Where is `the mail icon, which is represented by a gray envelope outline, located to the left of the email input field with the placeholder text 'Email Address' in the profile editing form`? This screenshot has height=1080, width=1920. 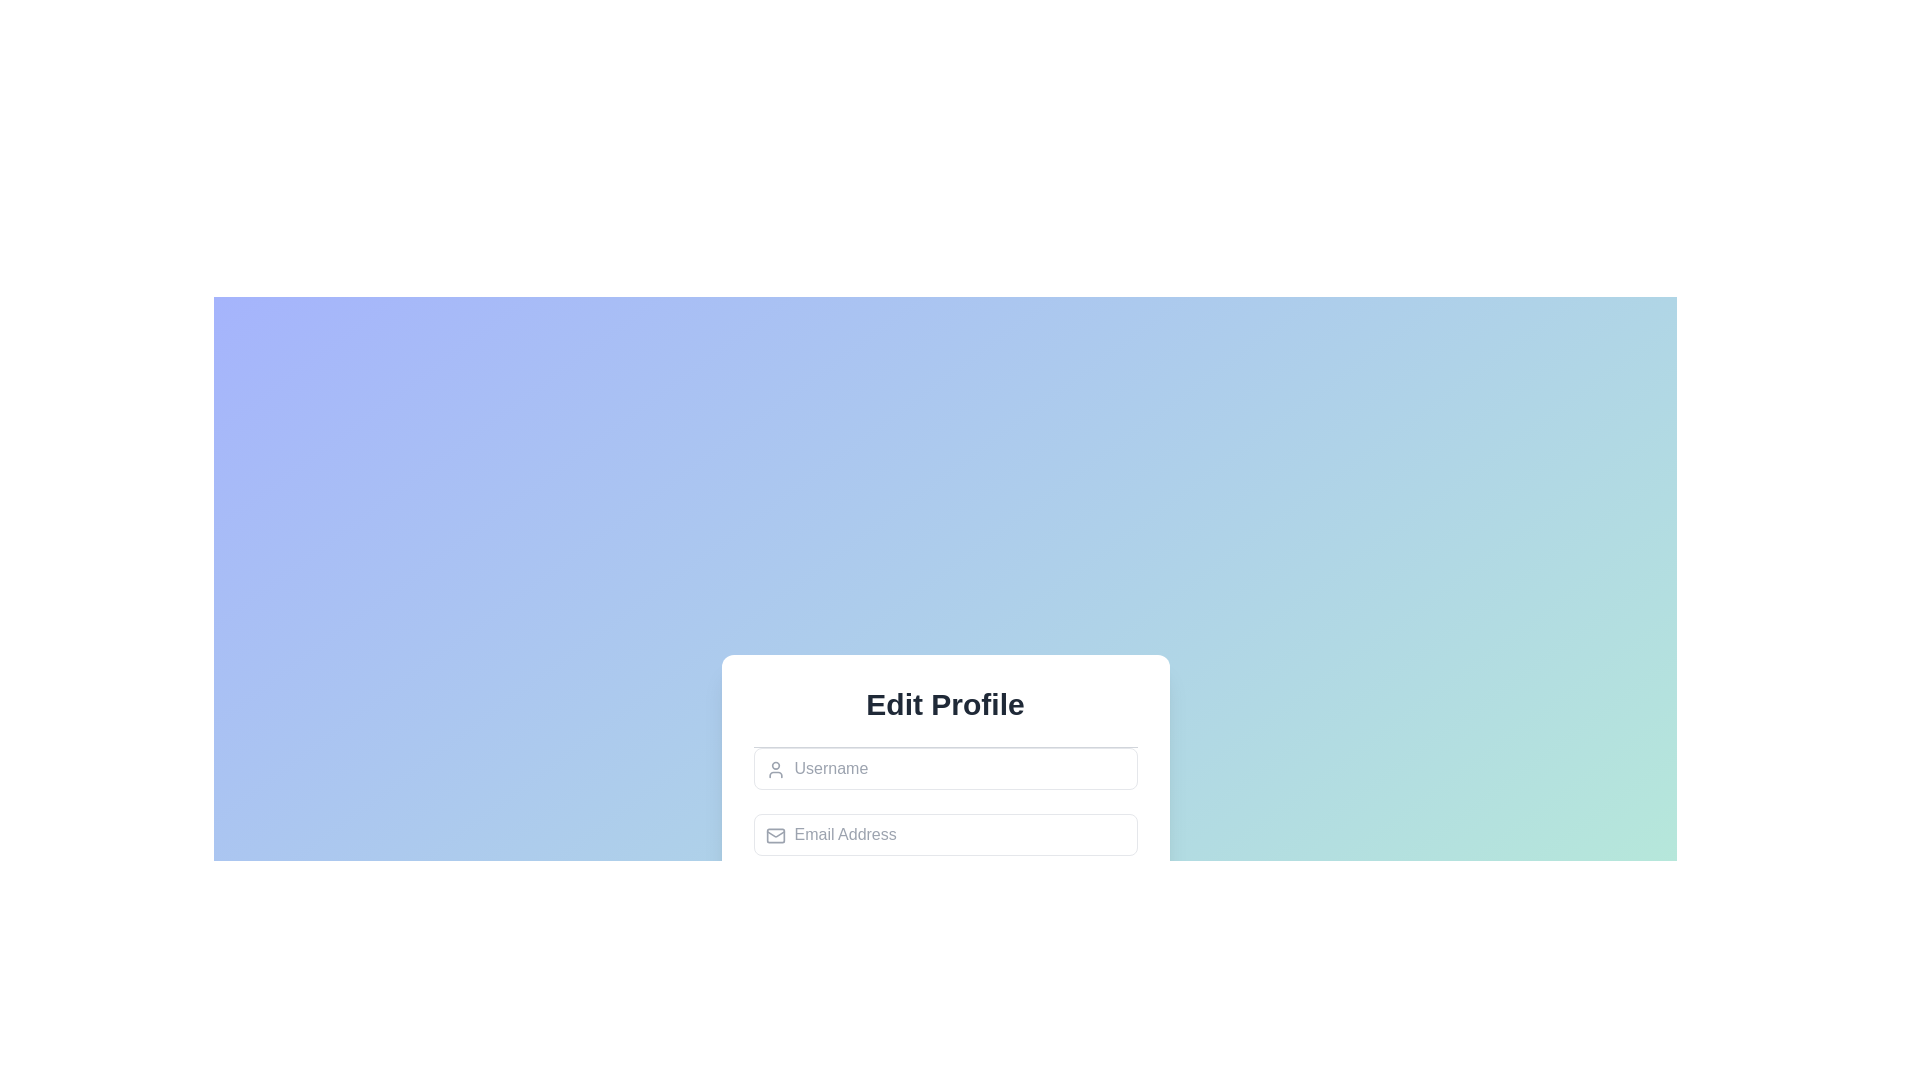
the mail icon, which is represented by a gray envelope outline, located to the left of the email input field with the placeholder text 'Email Address' in the profile editing form is located at coordinates (774, 836).